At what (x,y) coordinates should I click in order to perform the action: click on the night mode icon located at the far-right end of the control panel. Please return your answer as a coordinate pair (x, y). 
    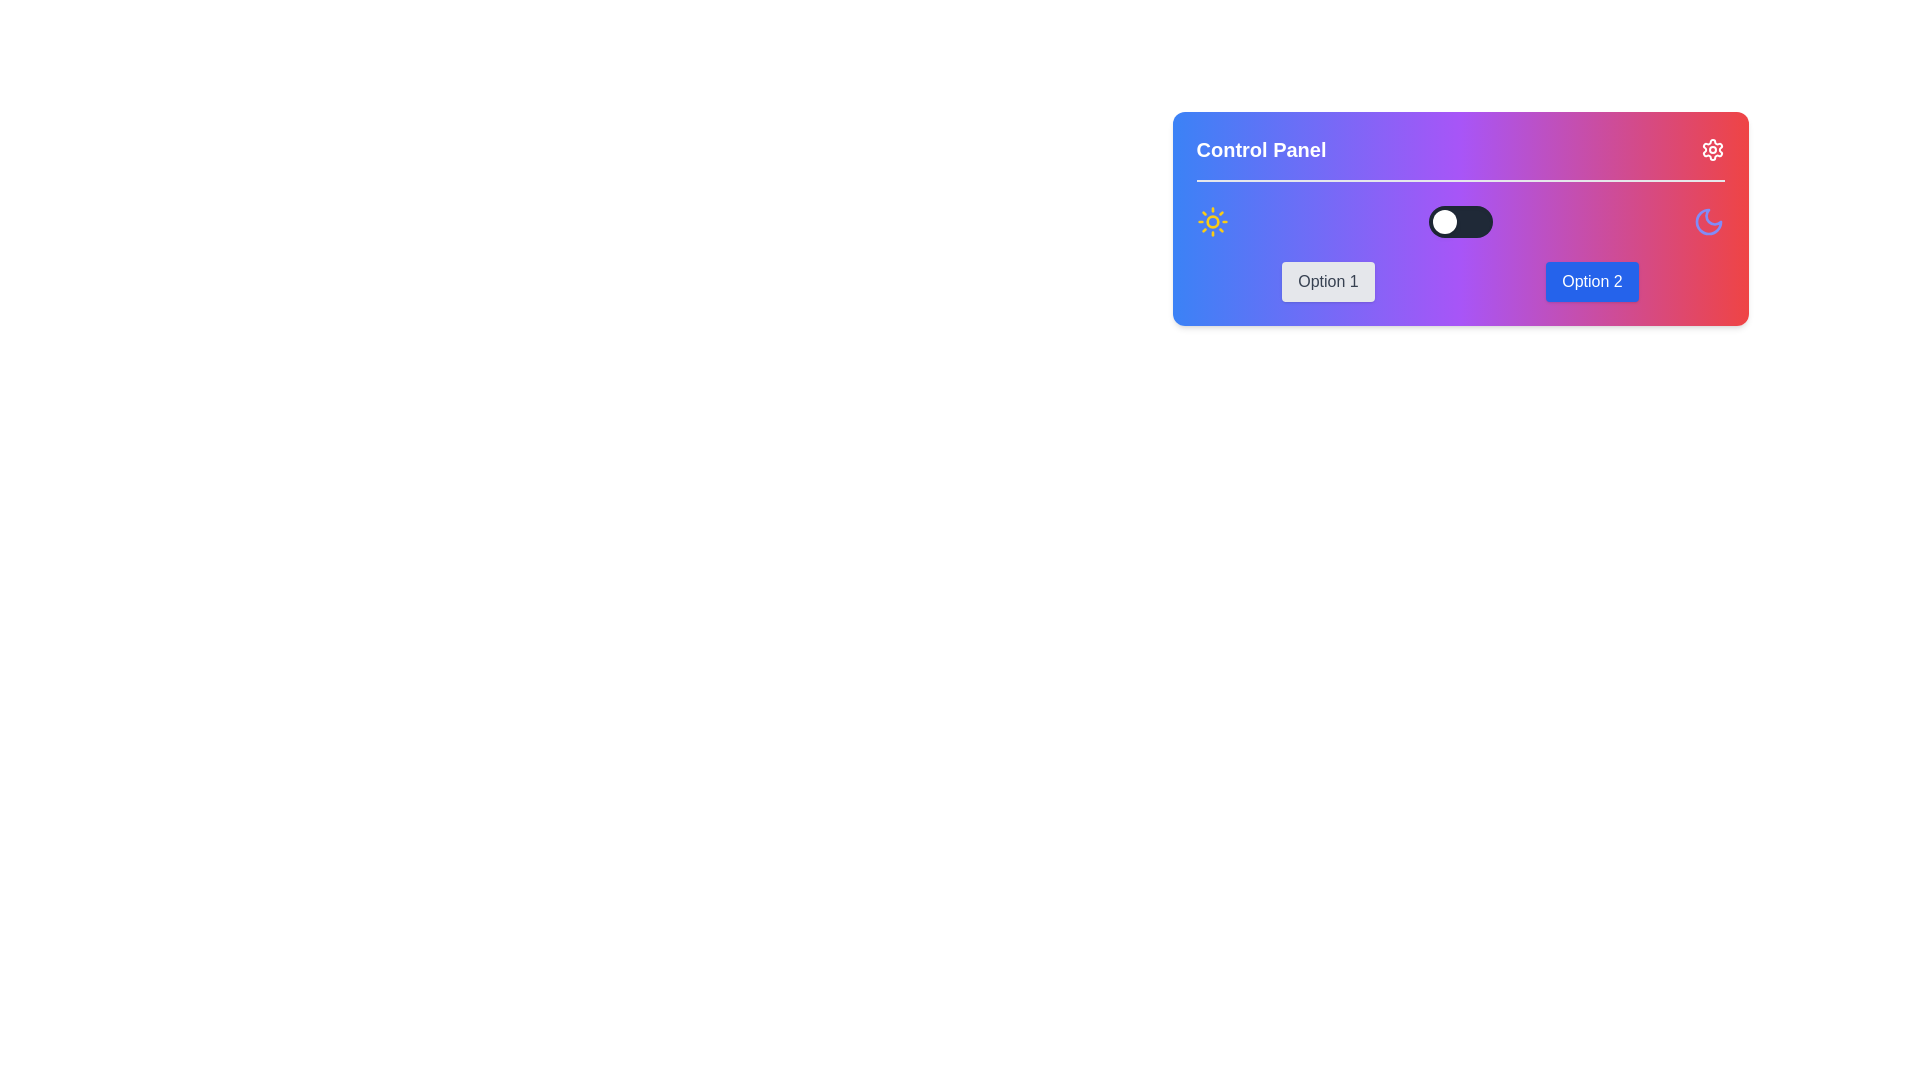
    Looking at the image, I should click on (1707, 222).